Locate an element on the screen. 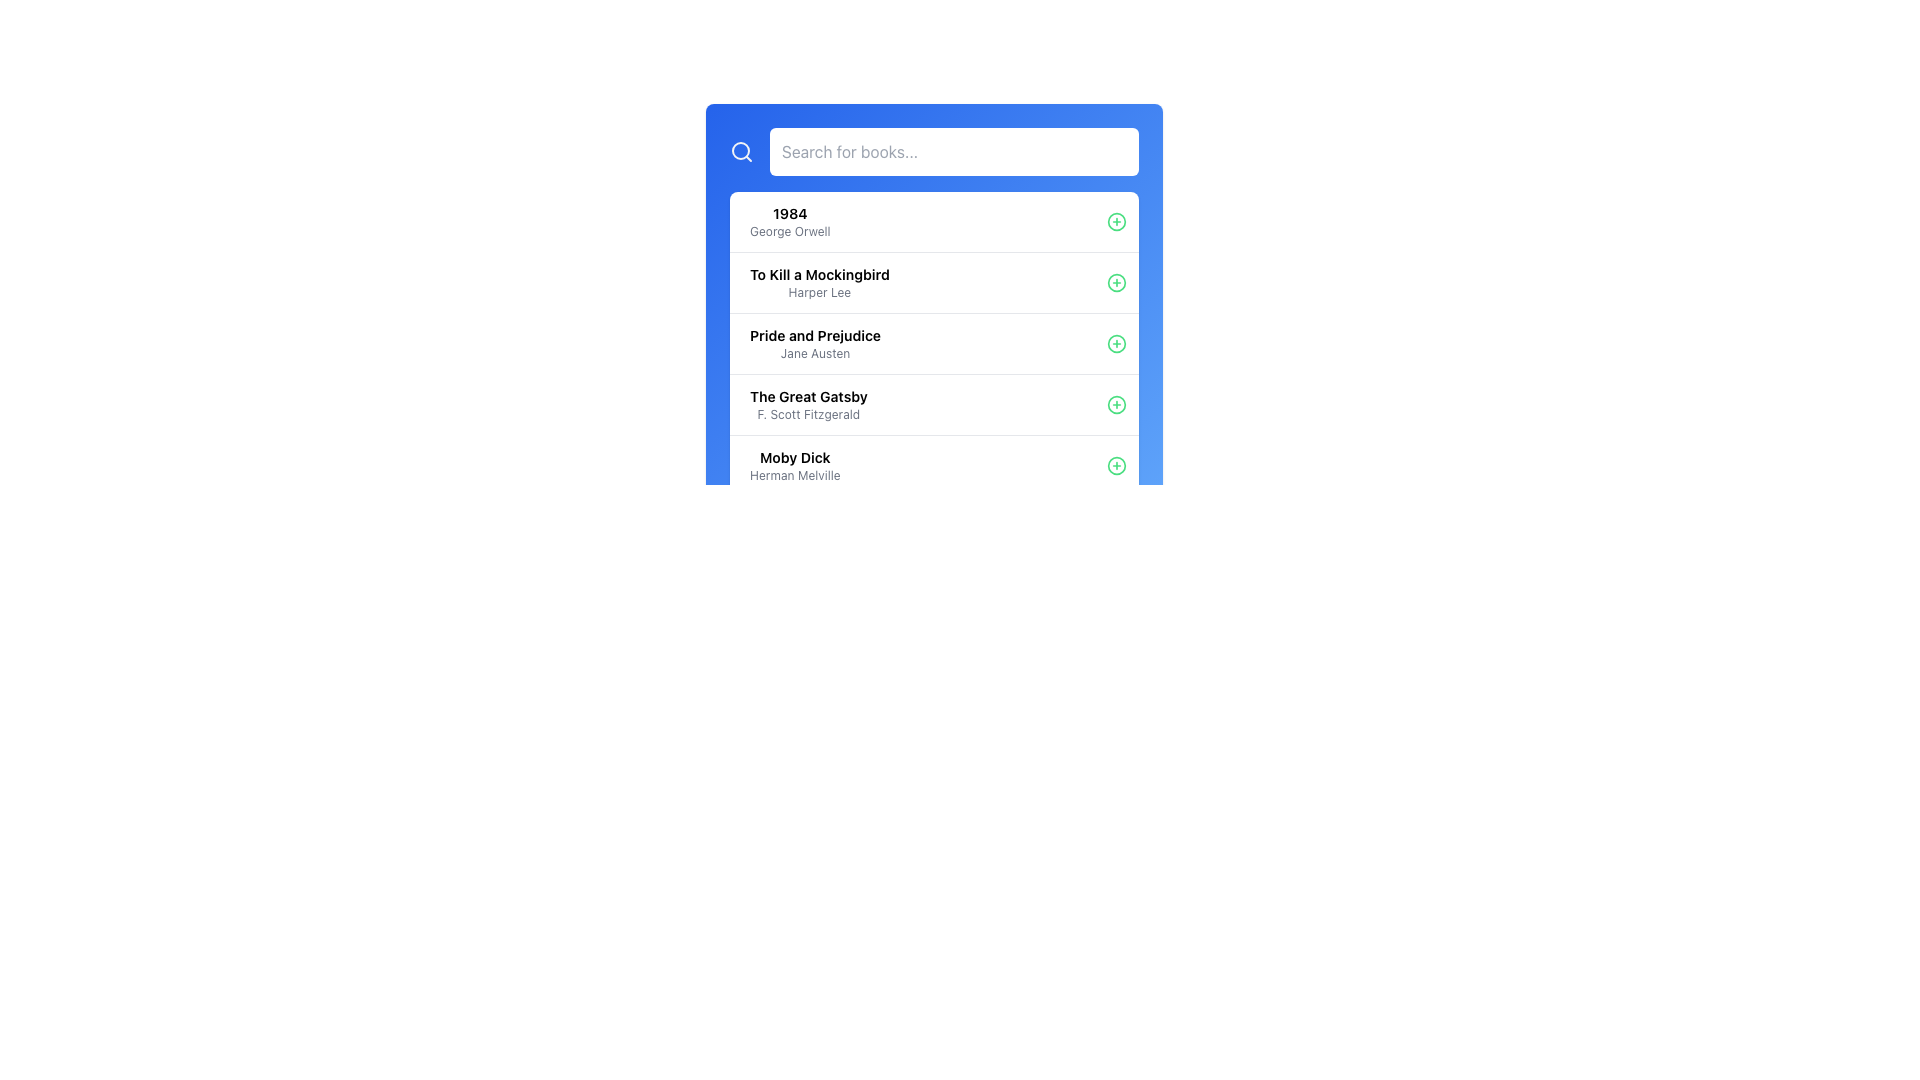  the circular green outlined button with a '+' sign, located to the right of the book title 'Pride and Prejudice' and author 'Jane Austen' is located at coordinates (1116, 342).